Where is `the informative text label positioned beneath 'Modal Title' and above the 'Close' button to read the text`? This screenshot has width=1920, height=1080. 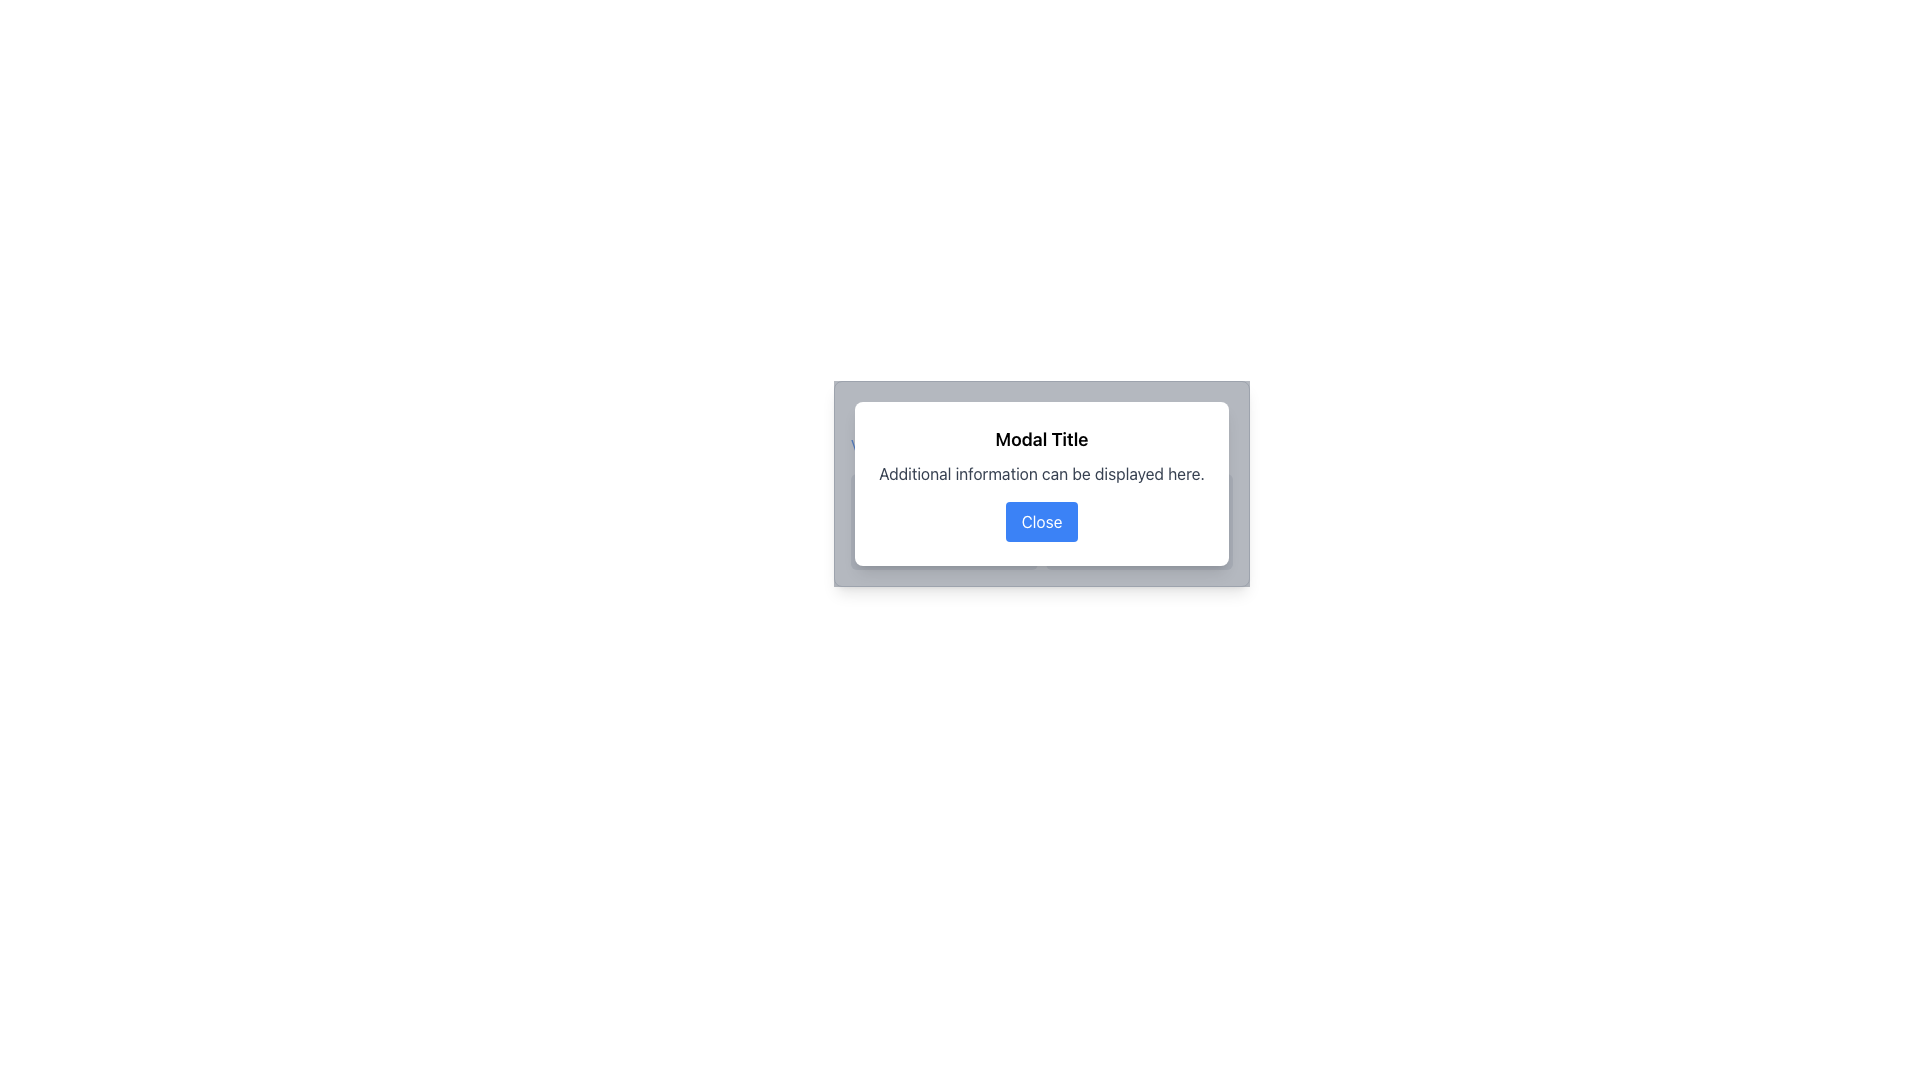
the informative text label positioned beneath 'Modal Title' and above the 'Close' button to read the text is located at coordinates (1040, 474).